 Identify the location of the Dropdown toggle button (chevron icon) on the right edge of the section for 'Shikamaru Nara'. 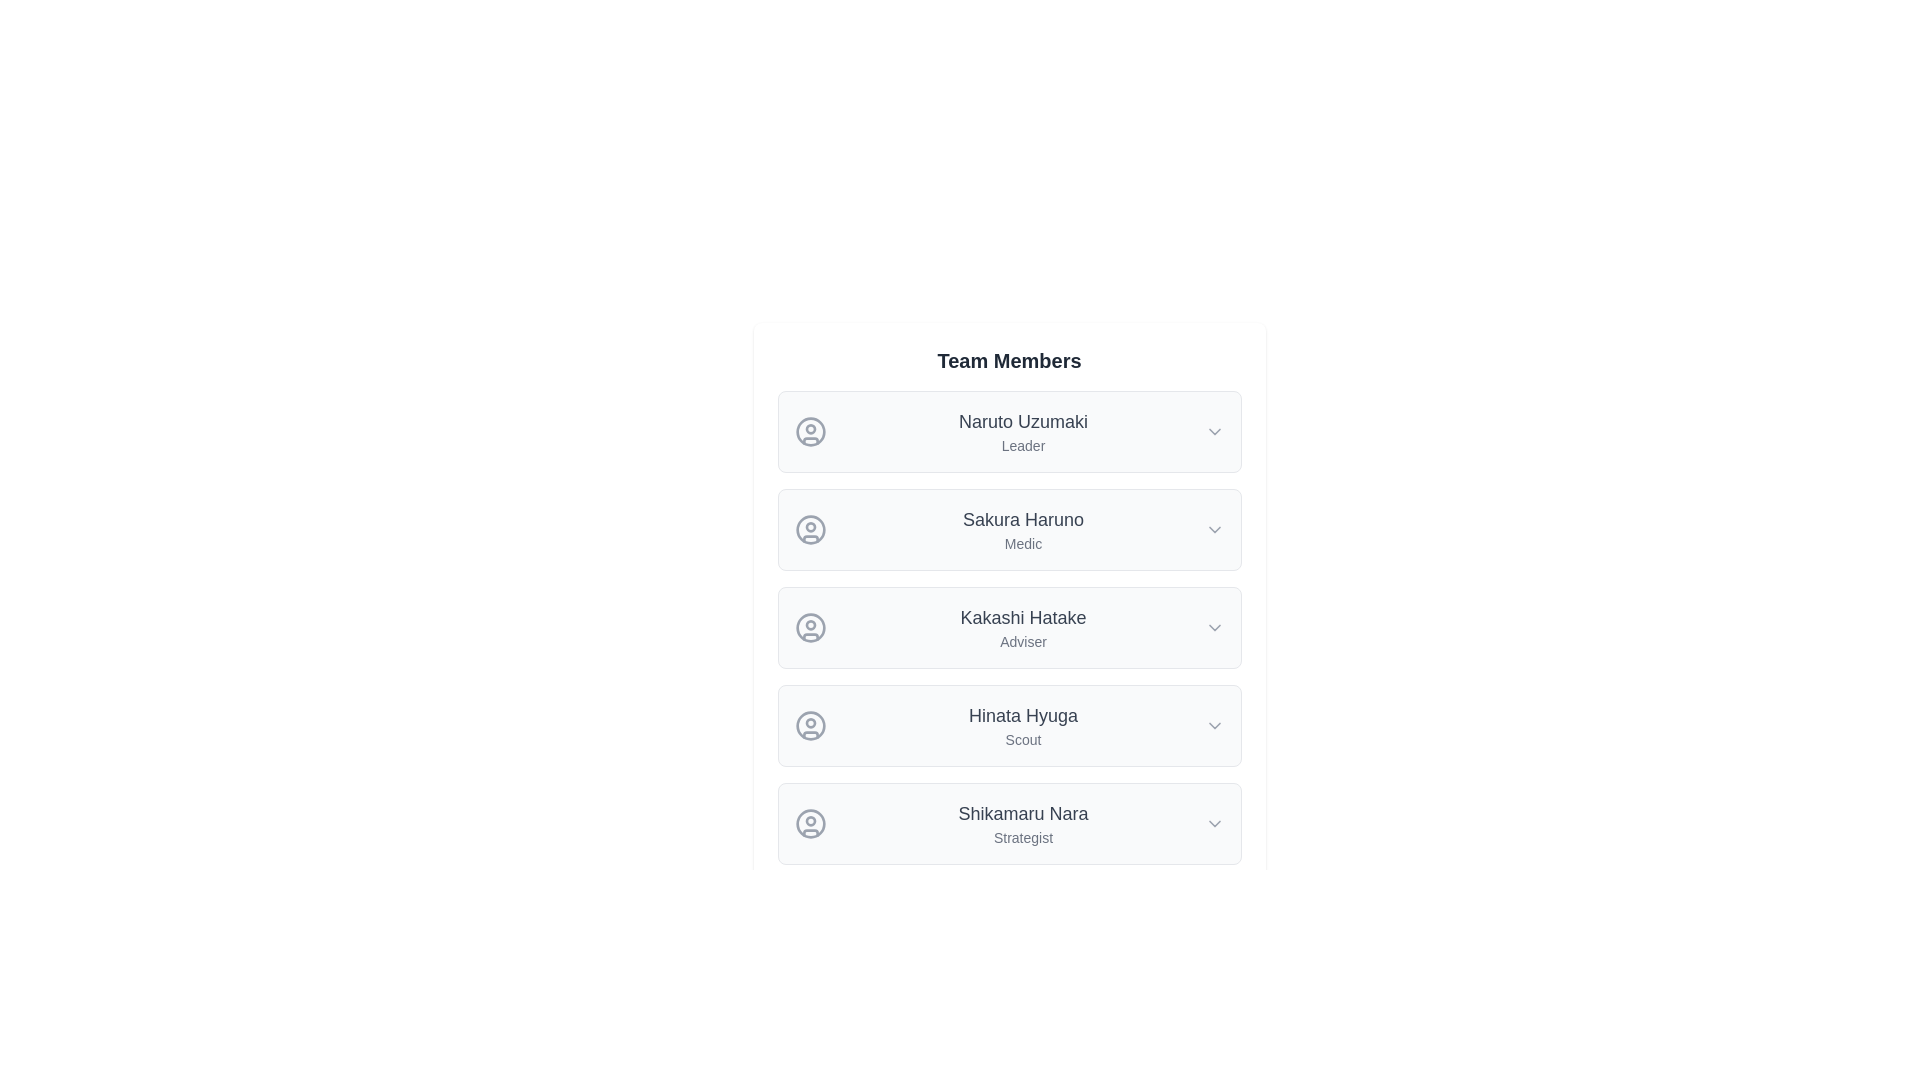
(1213, 824).